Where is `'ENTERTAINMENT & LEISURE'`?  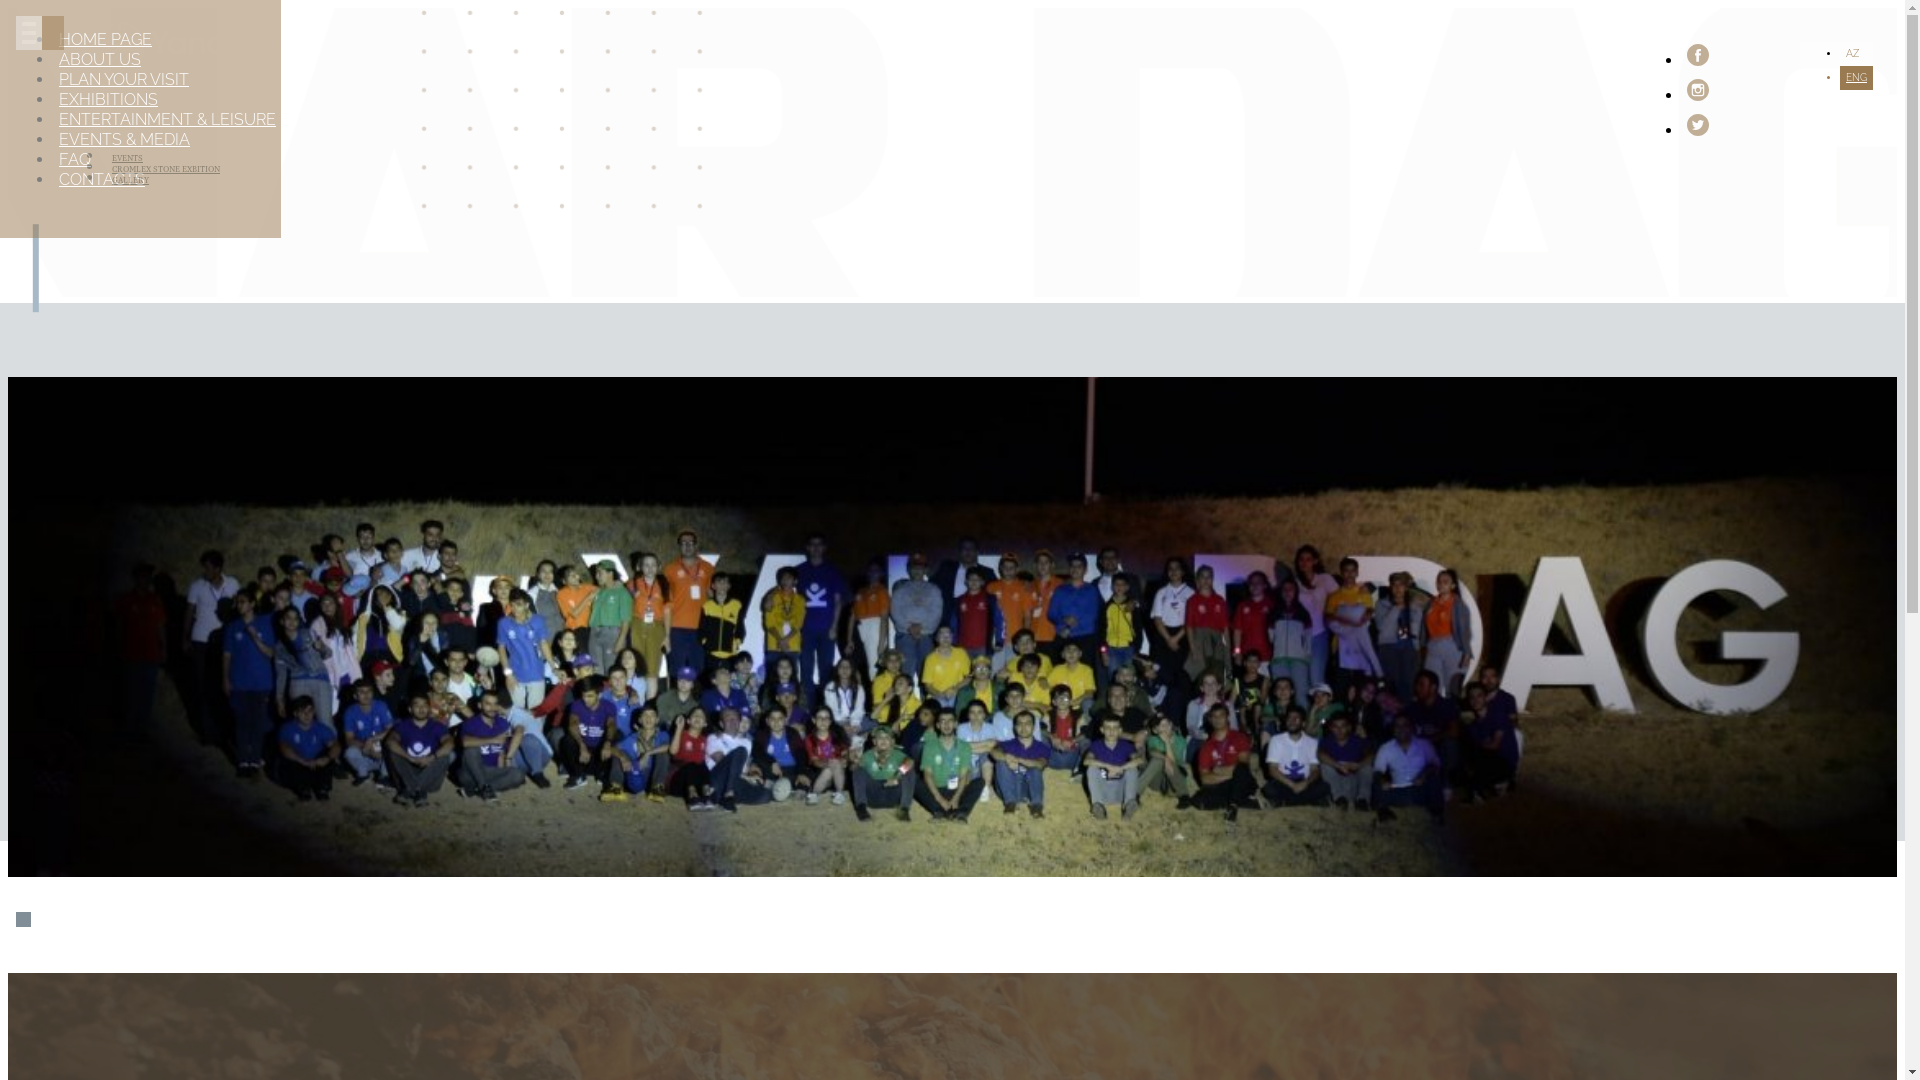
'ENTERTAINMENT & LEISURE' is located at coordinates (167, 119).